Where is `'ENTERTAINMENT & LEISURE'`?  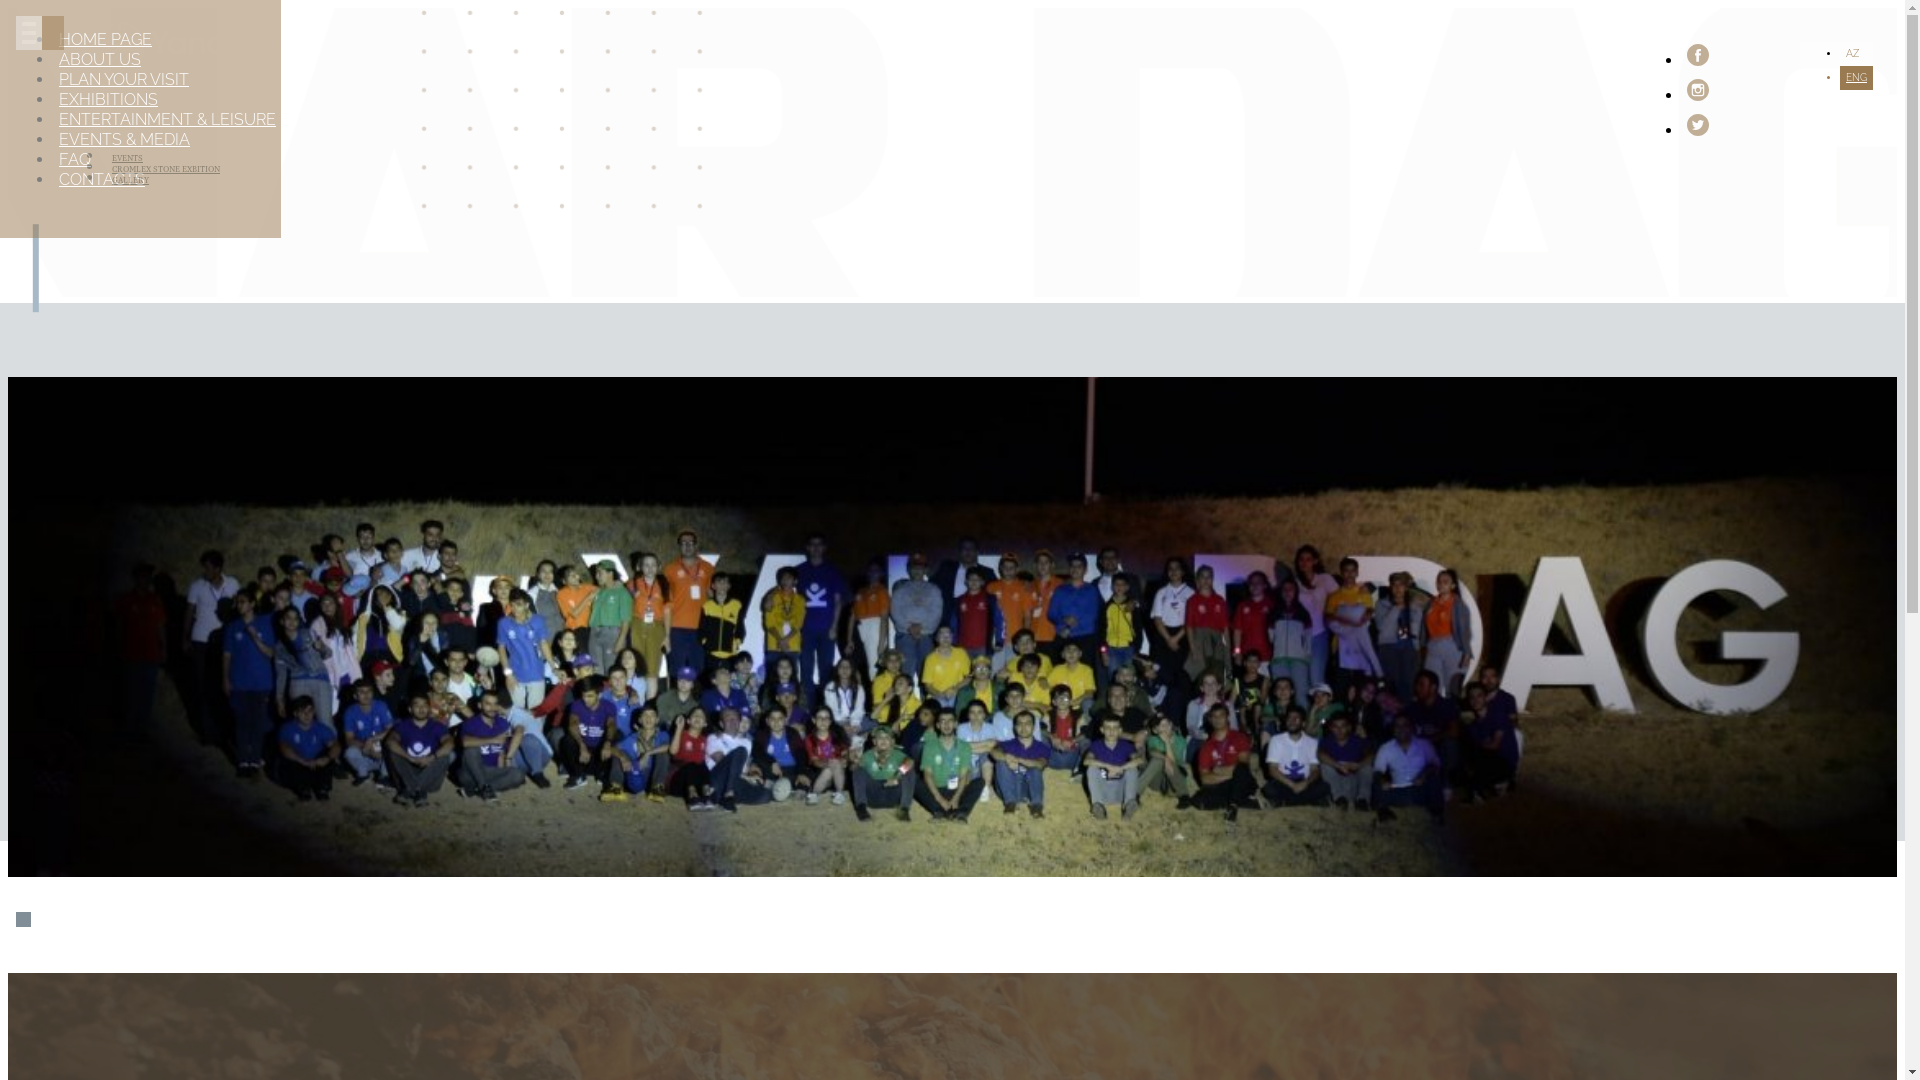
'ENTERTAINMENT & LEISURE' is located at coordinates (167, 119).